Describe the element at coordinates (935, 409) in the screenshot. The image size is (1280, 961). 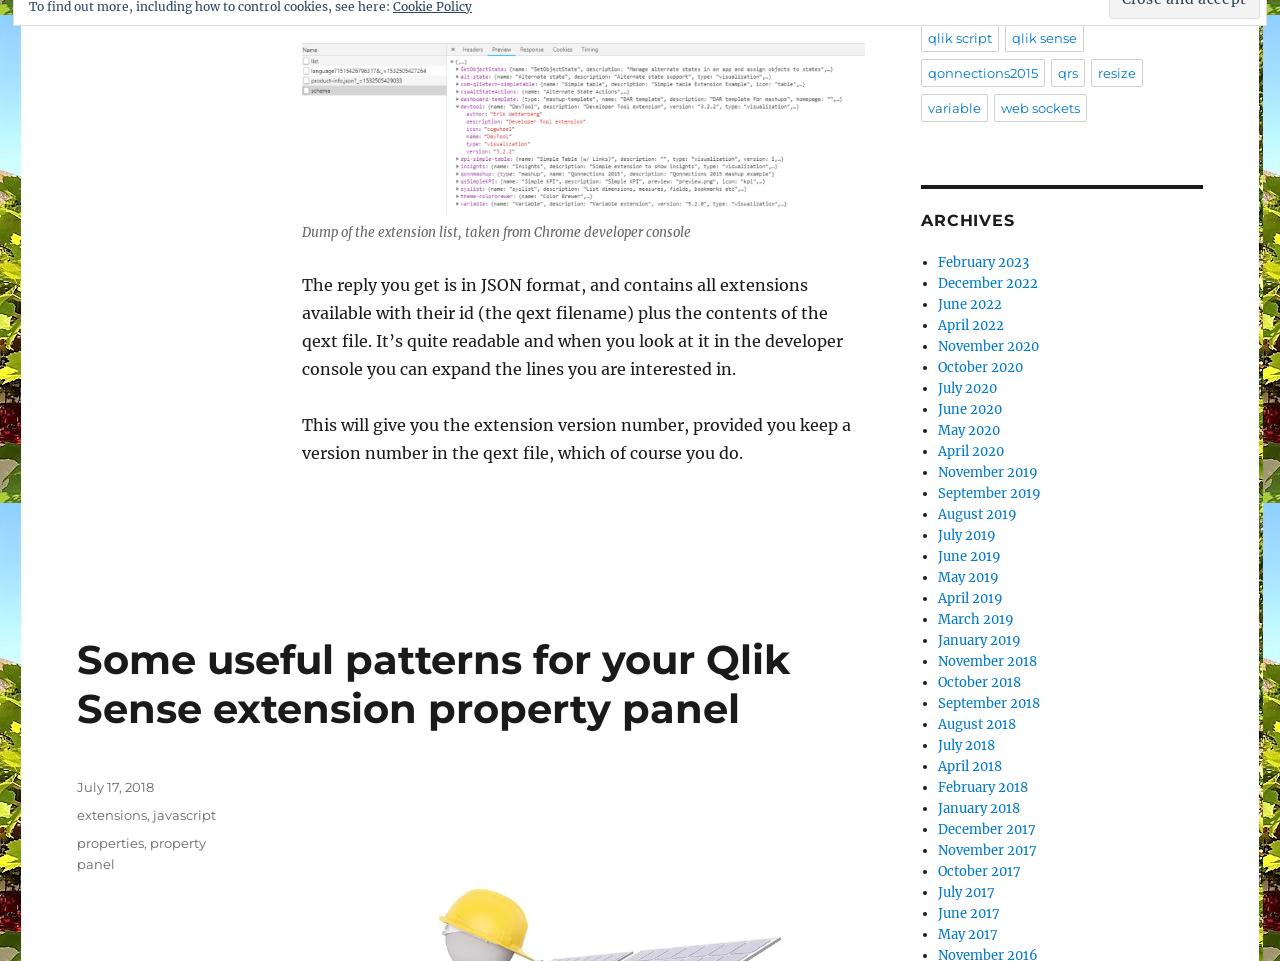
I see `'June 2020'` at that location.